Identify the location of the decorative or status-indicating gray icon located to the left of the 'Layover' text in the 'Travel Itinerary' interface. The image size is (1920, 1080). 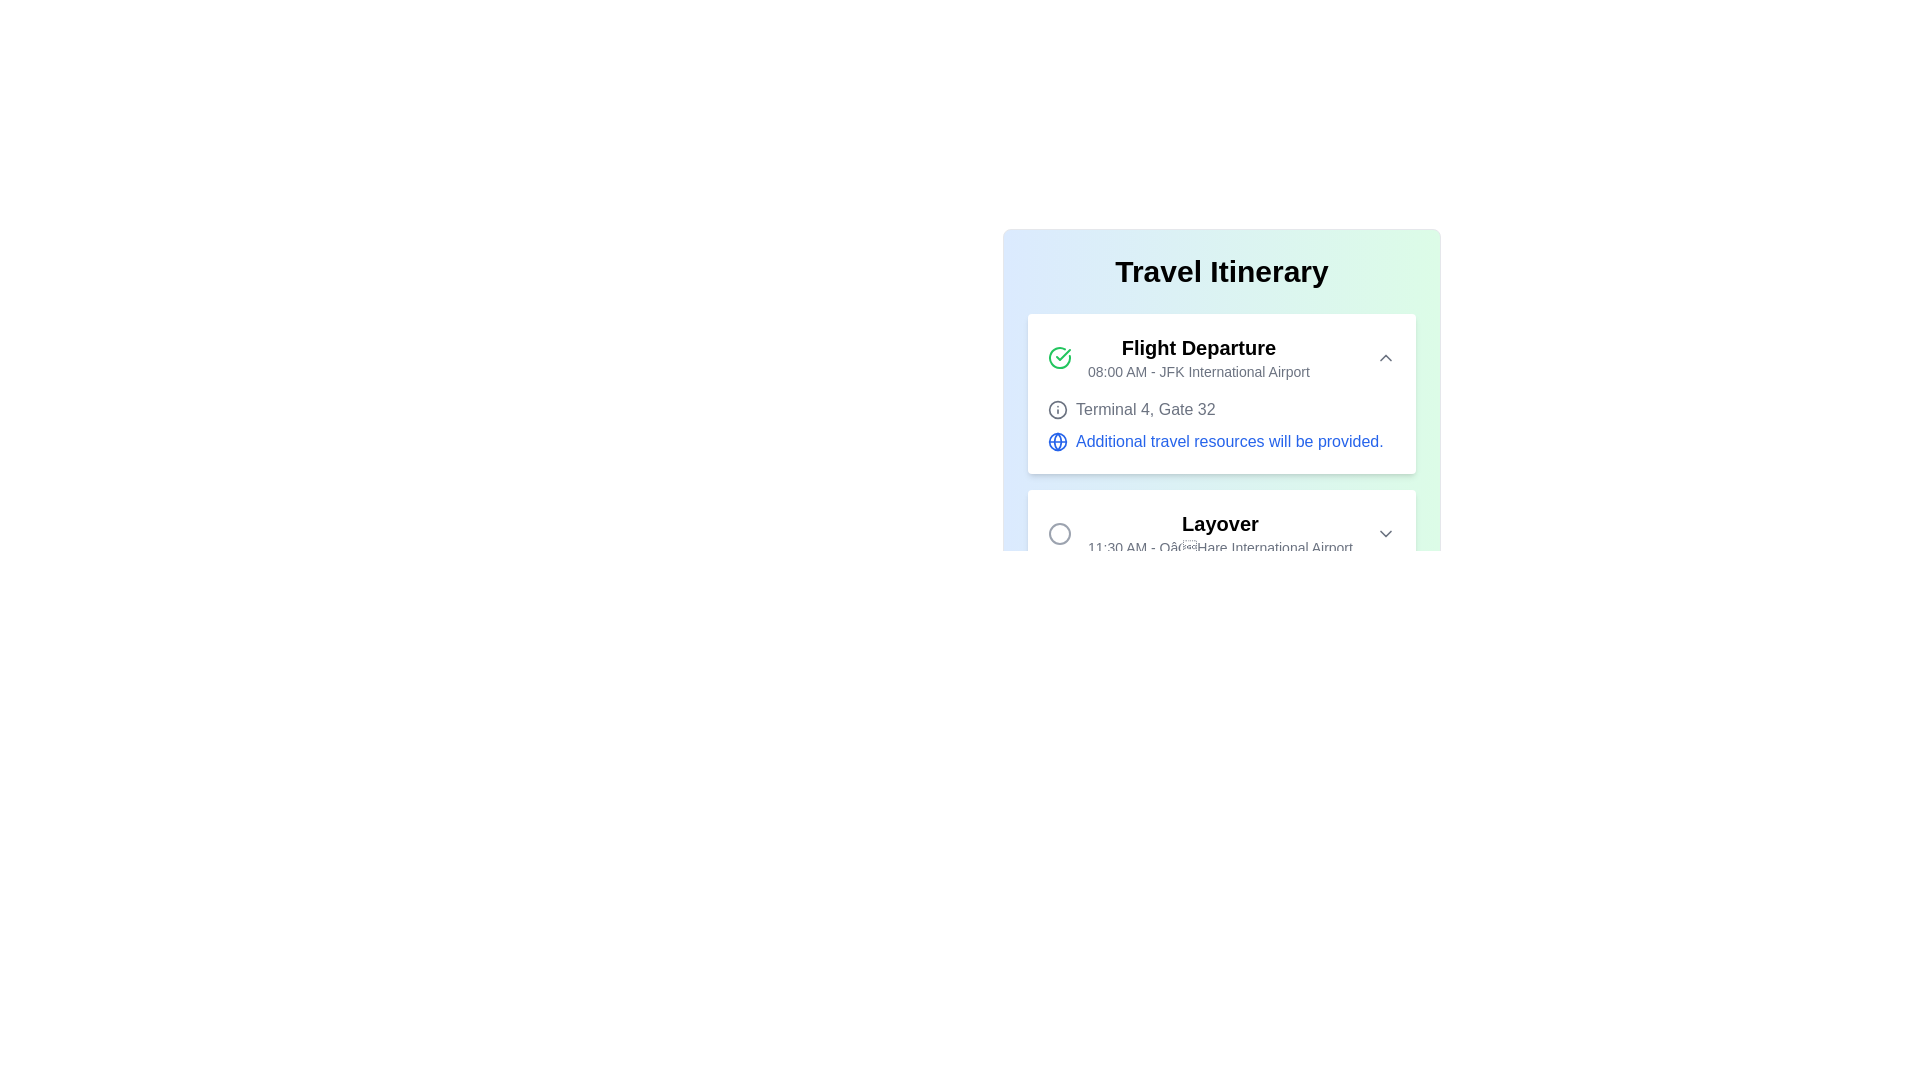
(1059, 532).